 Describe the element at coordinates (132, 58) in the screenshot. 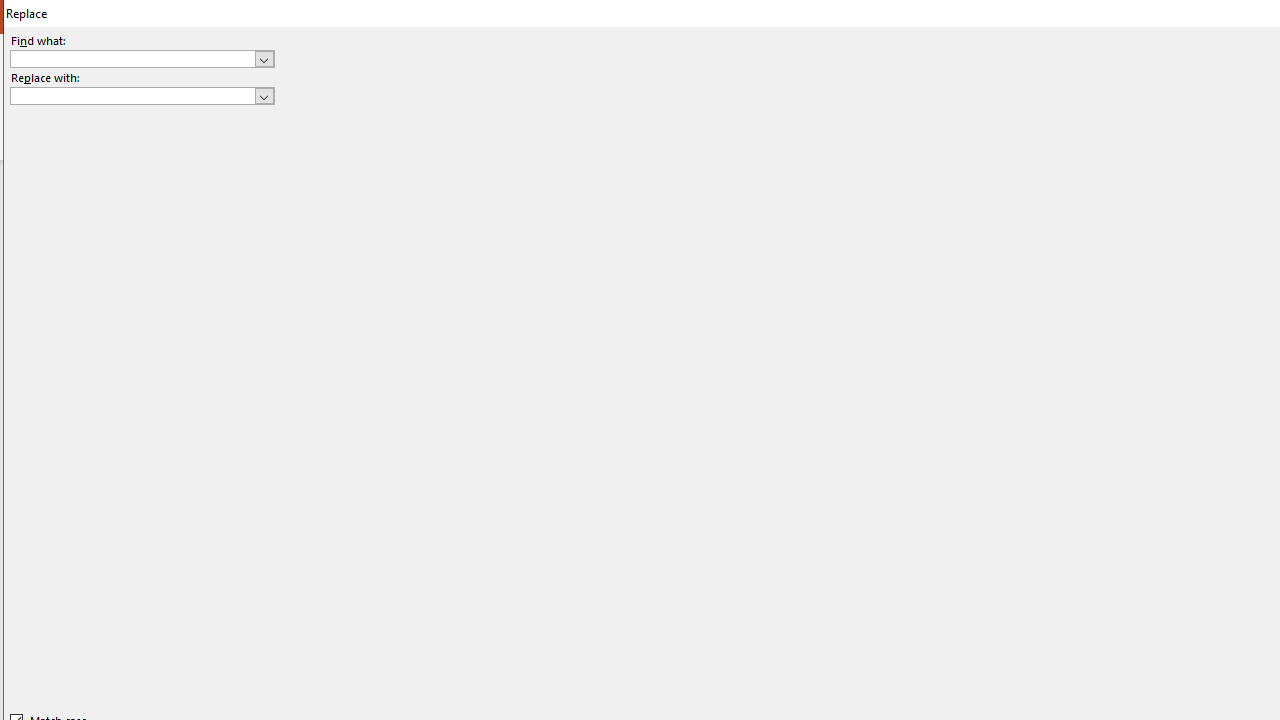

I see `'Find what'` at that location.